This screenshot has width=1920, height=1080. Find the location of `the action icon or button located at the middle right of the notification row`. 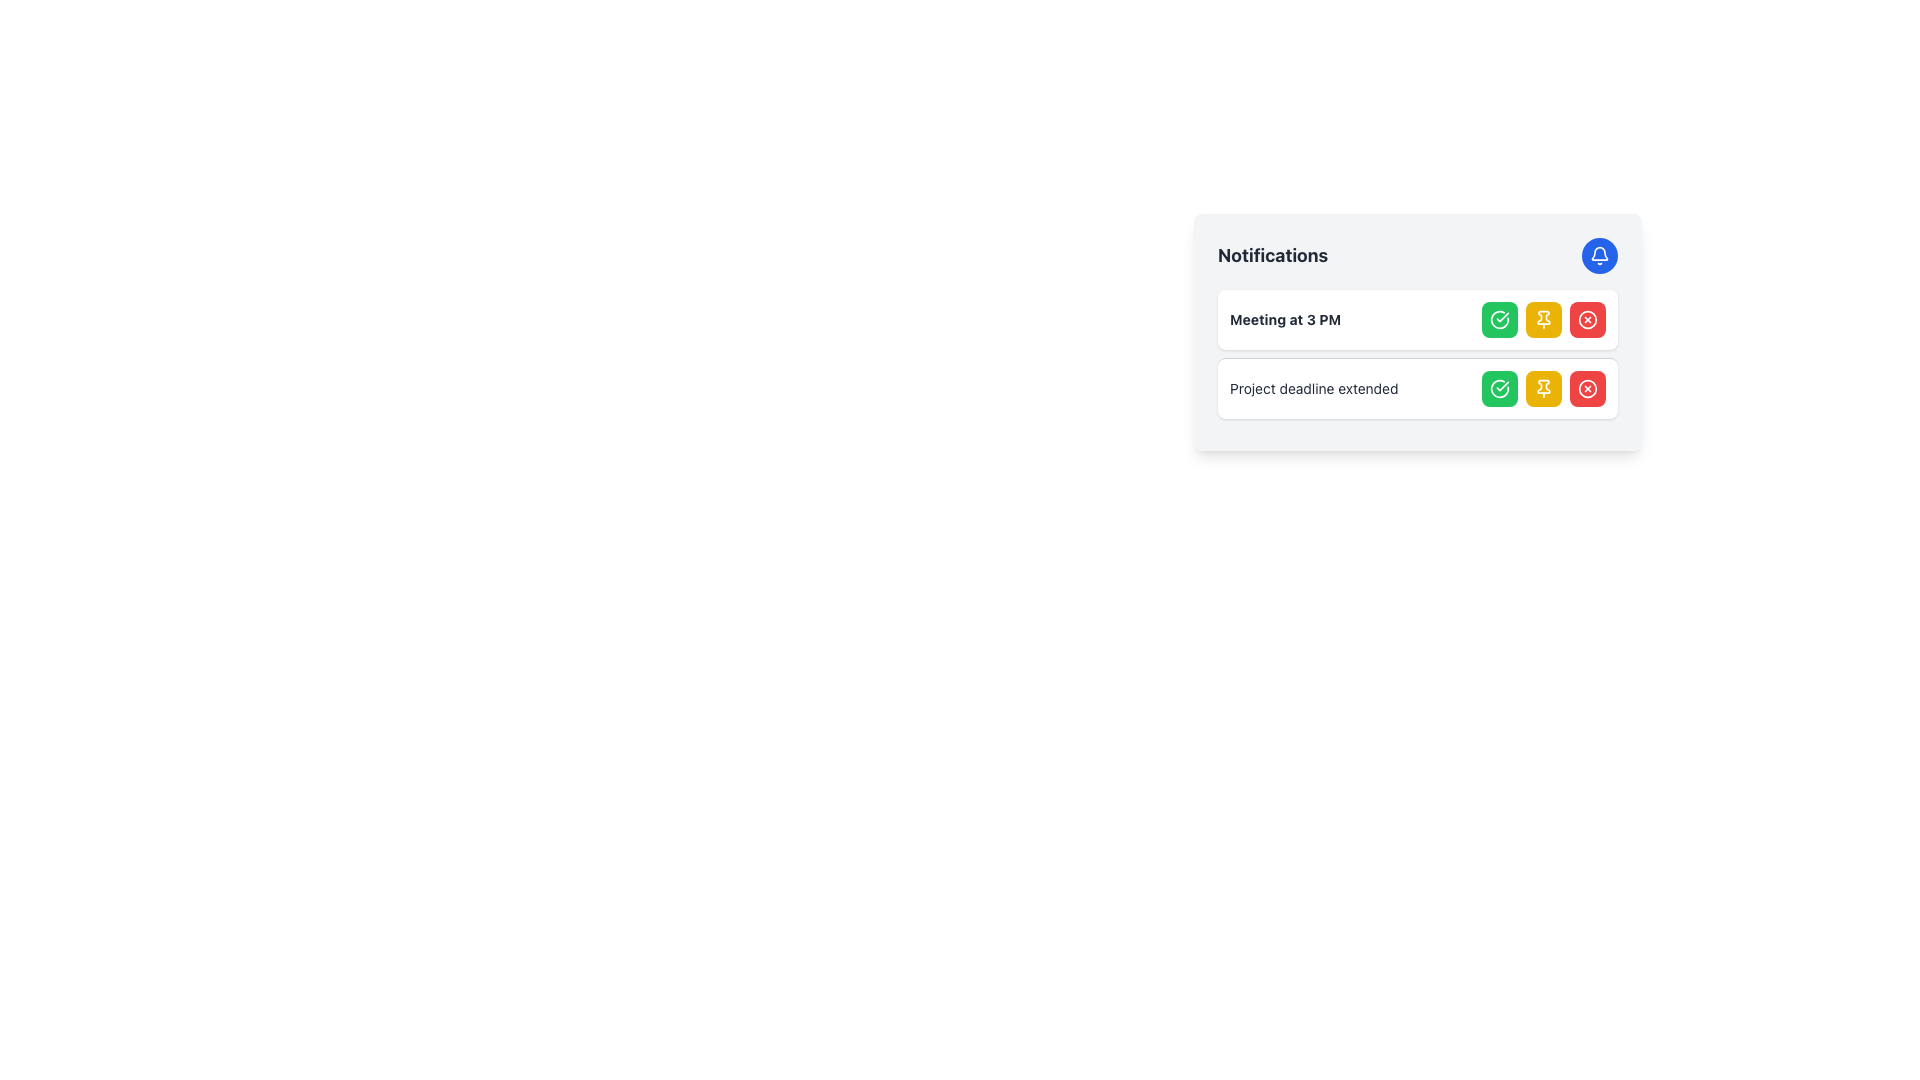

the action icon or button located at the middle right of the notification row is located at coordinates (1499, 389).